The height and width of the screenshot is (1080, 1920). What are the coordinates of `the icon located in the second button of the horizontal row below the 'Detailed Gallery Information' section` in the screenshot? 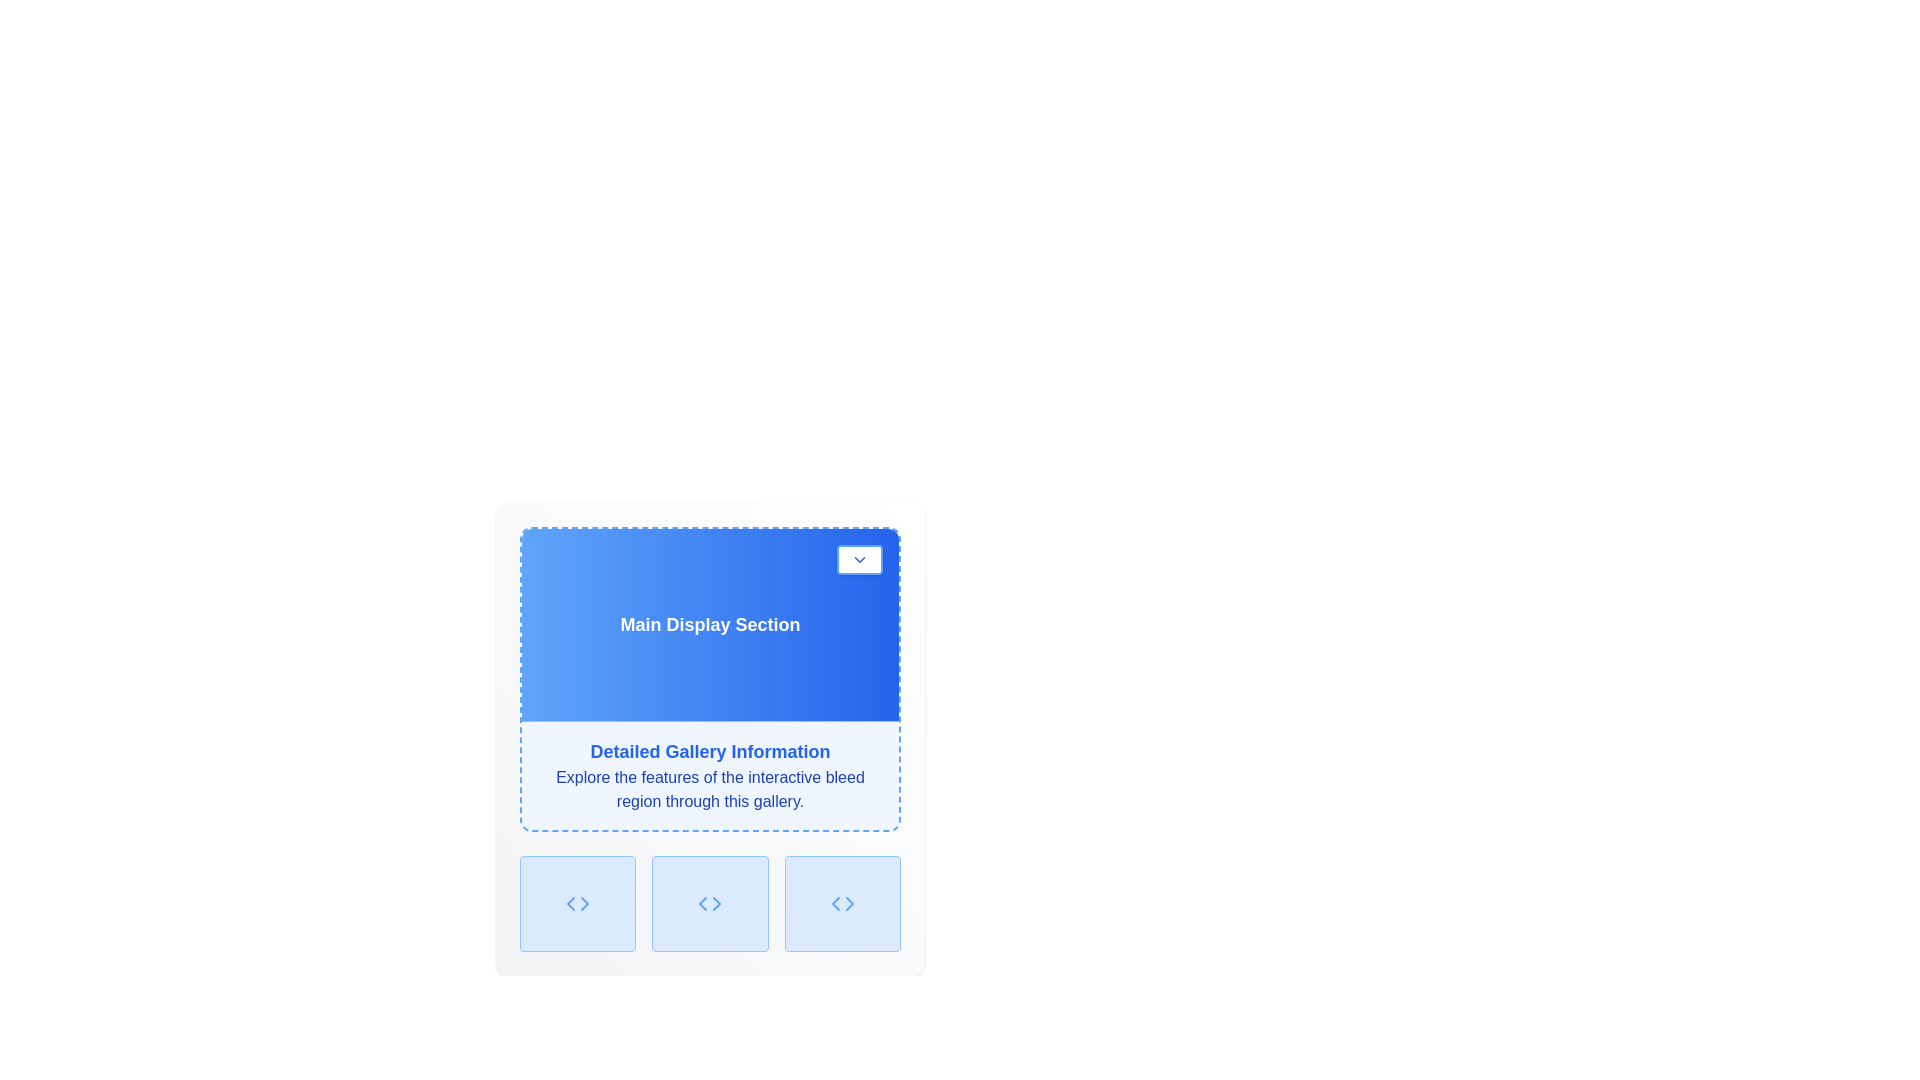 It's located at (577, 903).